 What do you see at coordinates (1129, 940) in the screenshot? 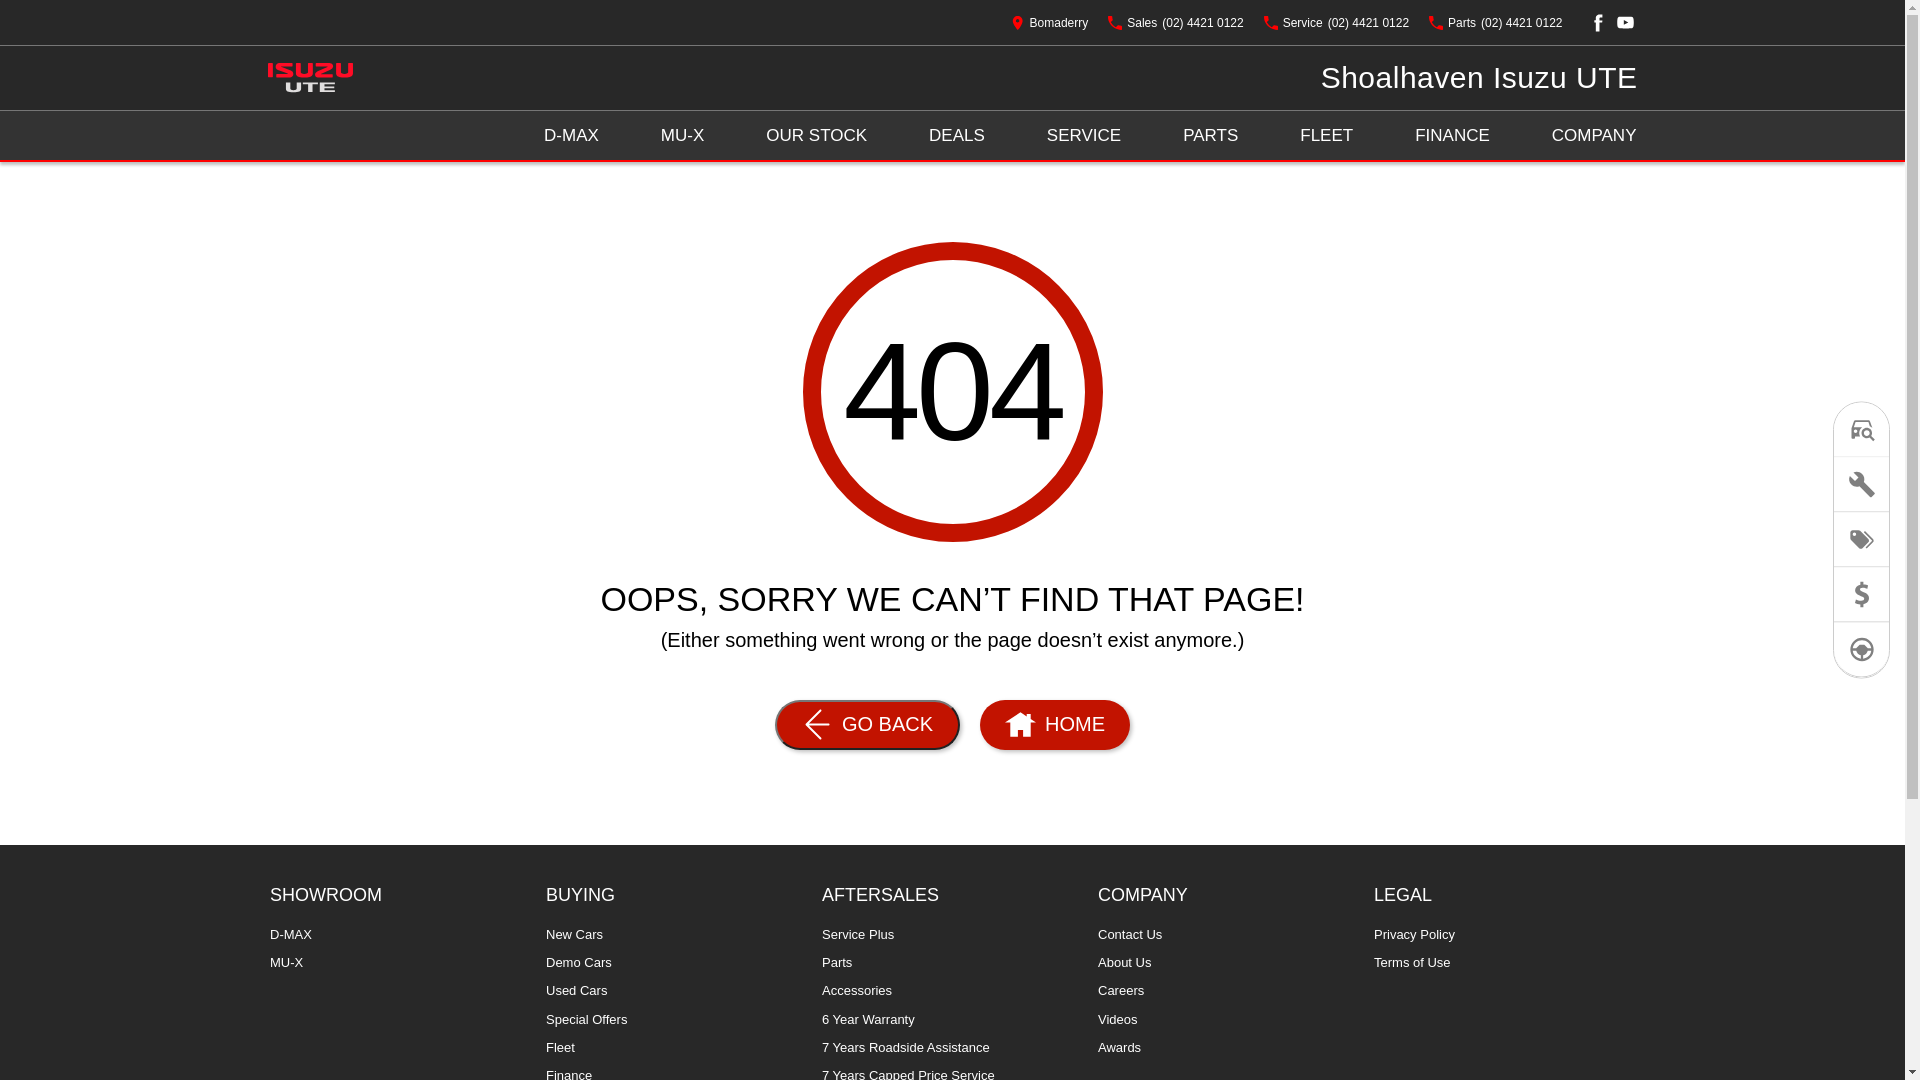
I see `'Contact Us'` at bounding box center [1129, 940].